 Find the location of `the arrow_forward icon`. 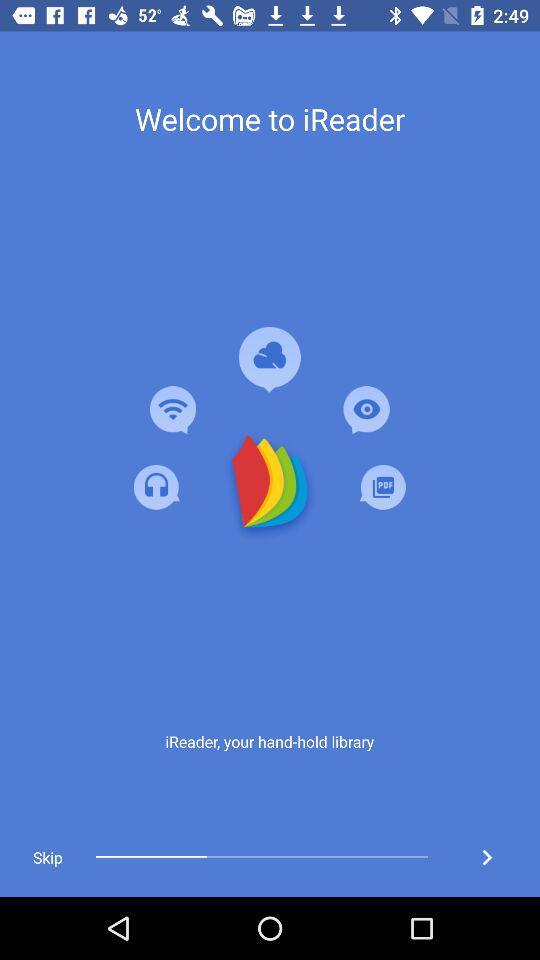

the arrow_forward icon is located at coordinates (486, 856).